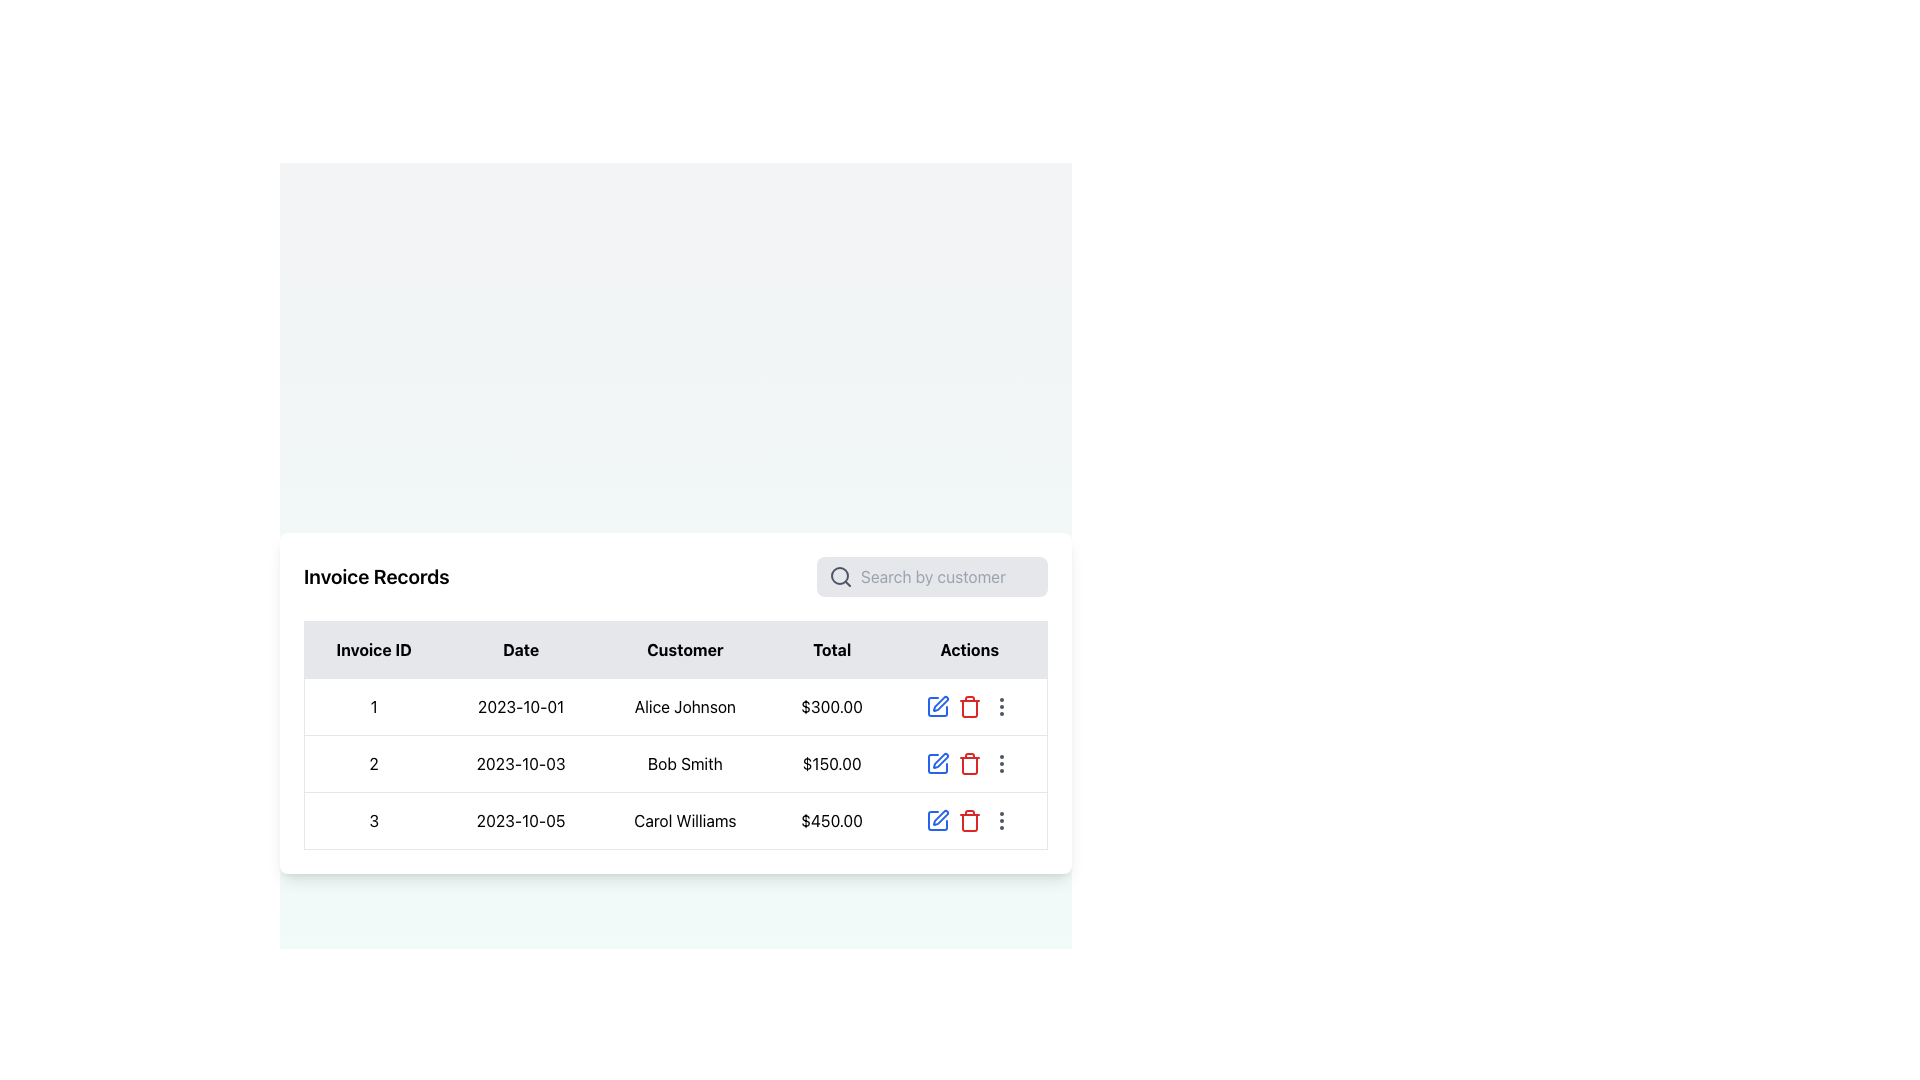 Image resolution: width=1920 pixels, height=1080 pixels. What do you see at coordinates (676, 763) in the screenshot?
I see `the second row of the data table that displays detailed information for the second invoice record including the invoice ID, date, customer name, amount total, and associated actions` at bounding box center [676, 763].